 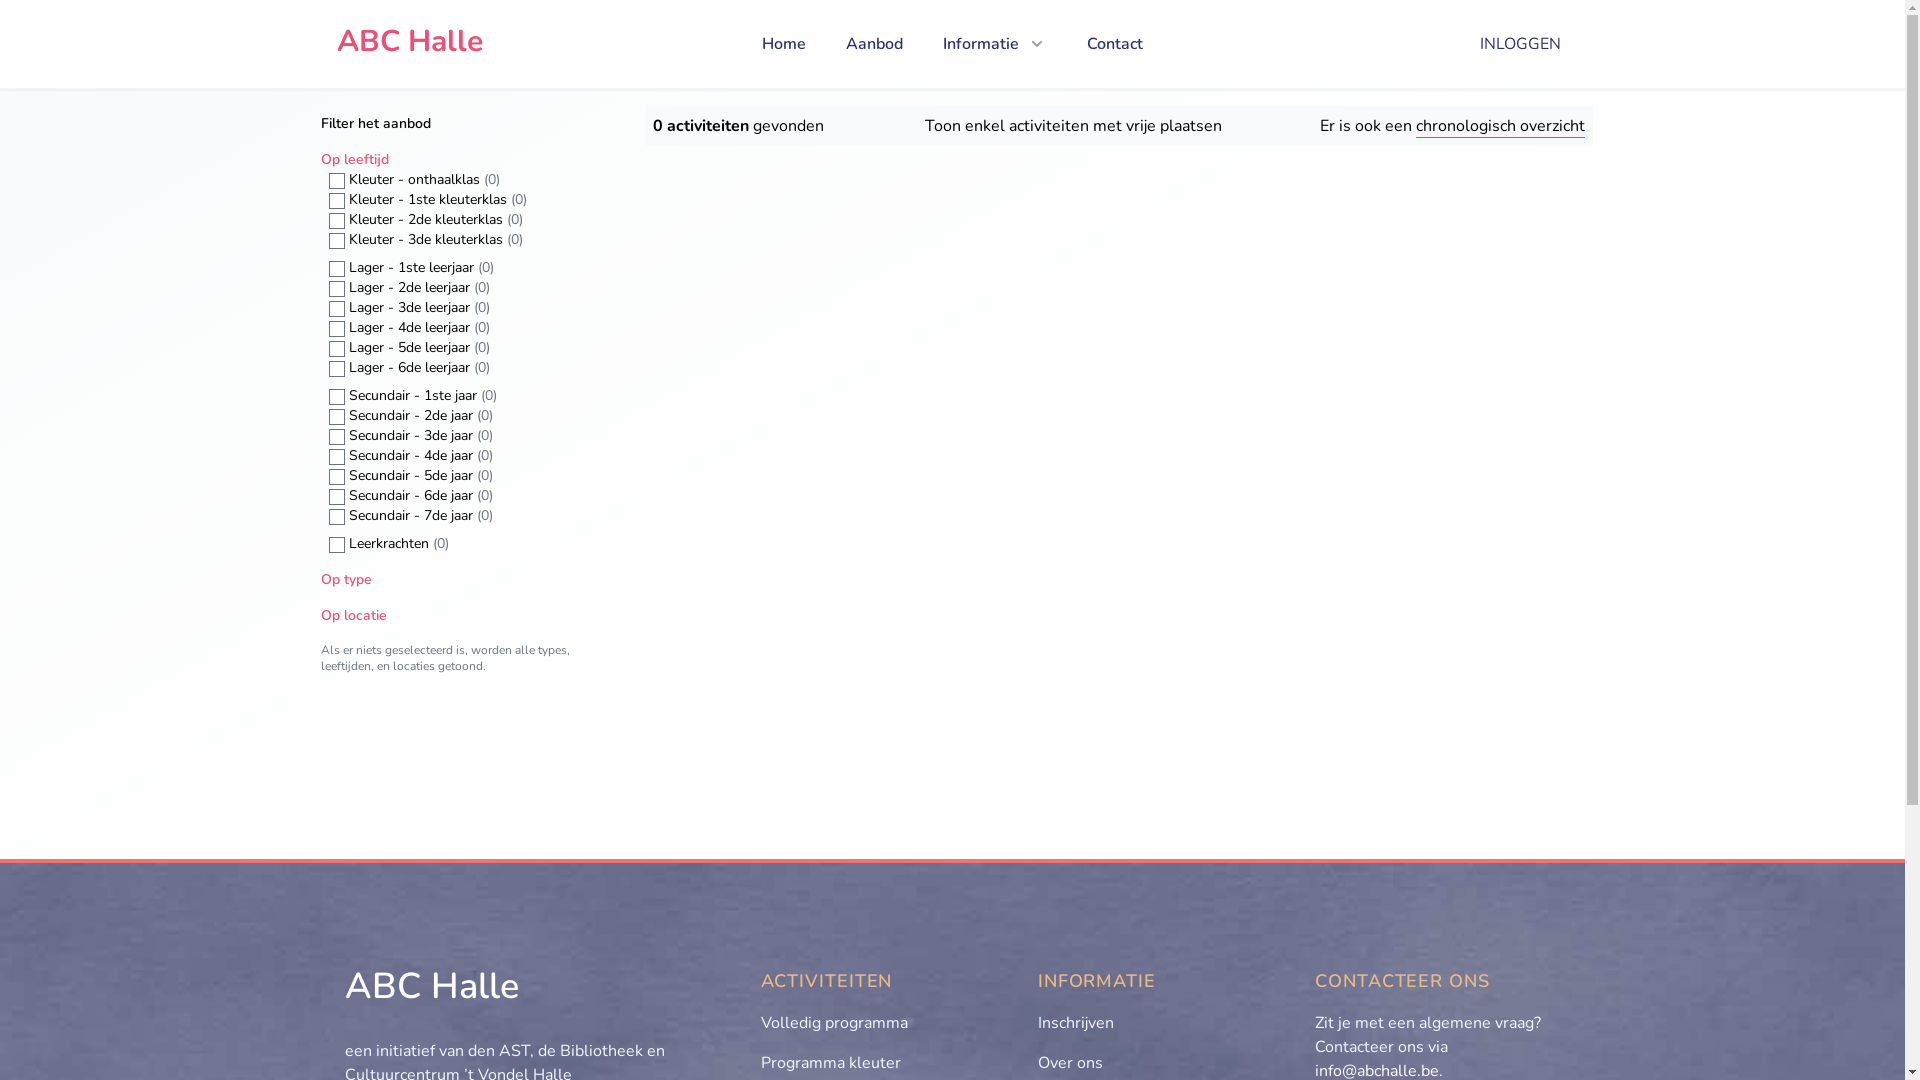 What do you see at coordinates (874, 43) in the screenshot?
I see `'Aanbod'` at bounding box center [874, 43].